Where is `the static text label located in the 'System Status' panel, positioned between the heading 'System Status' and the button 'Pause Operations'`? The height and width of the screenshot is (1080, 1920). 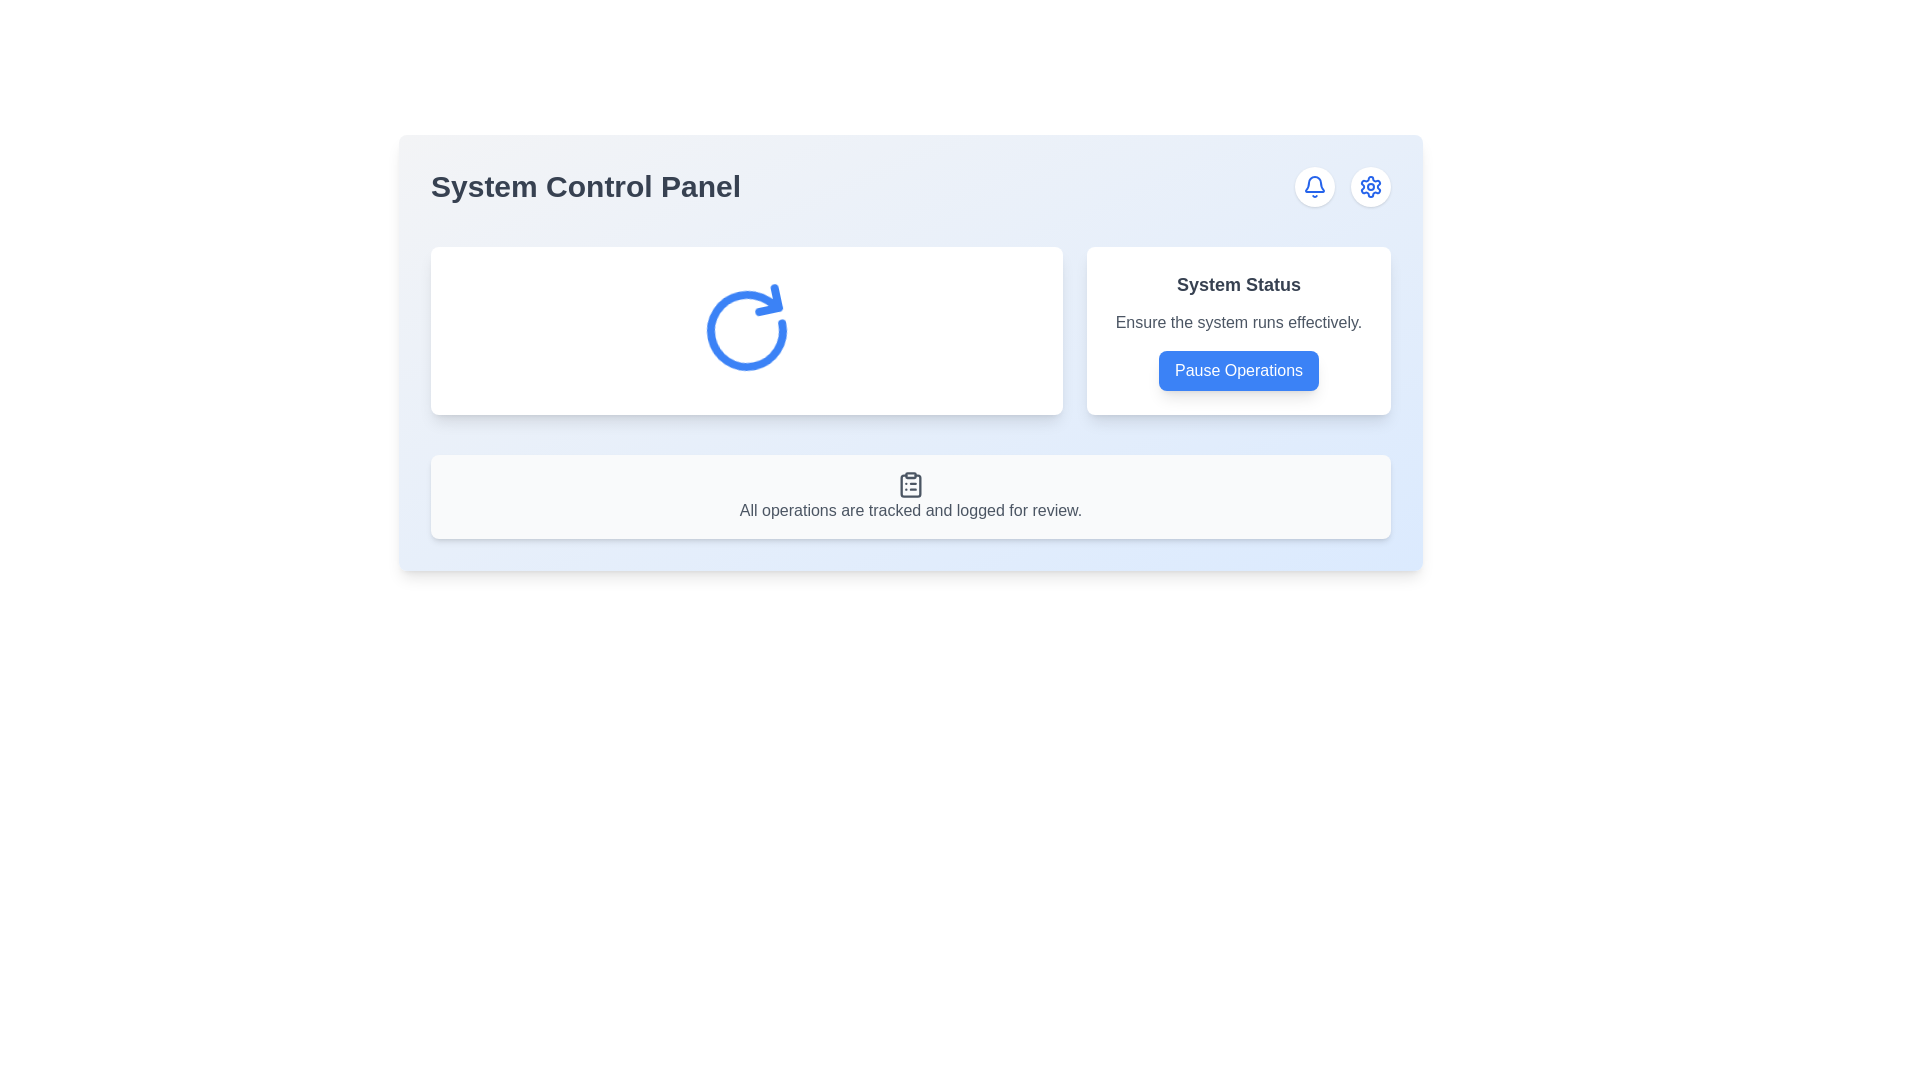 the static text label located in the 'System Status' panel, positioned between the heading 'System Status' and the button 'Pause Operations' is located at coordinates (1237, 322).